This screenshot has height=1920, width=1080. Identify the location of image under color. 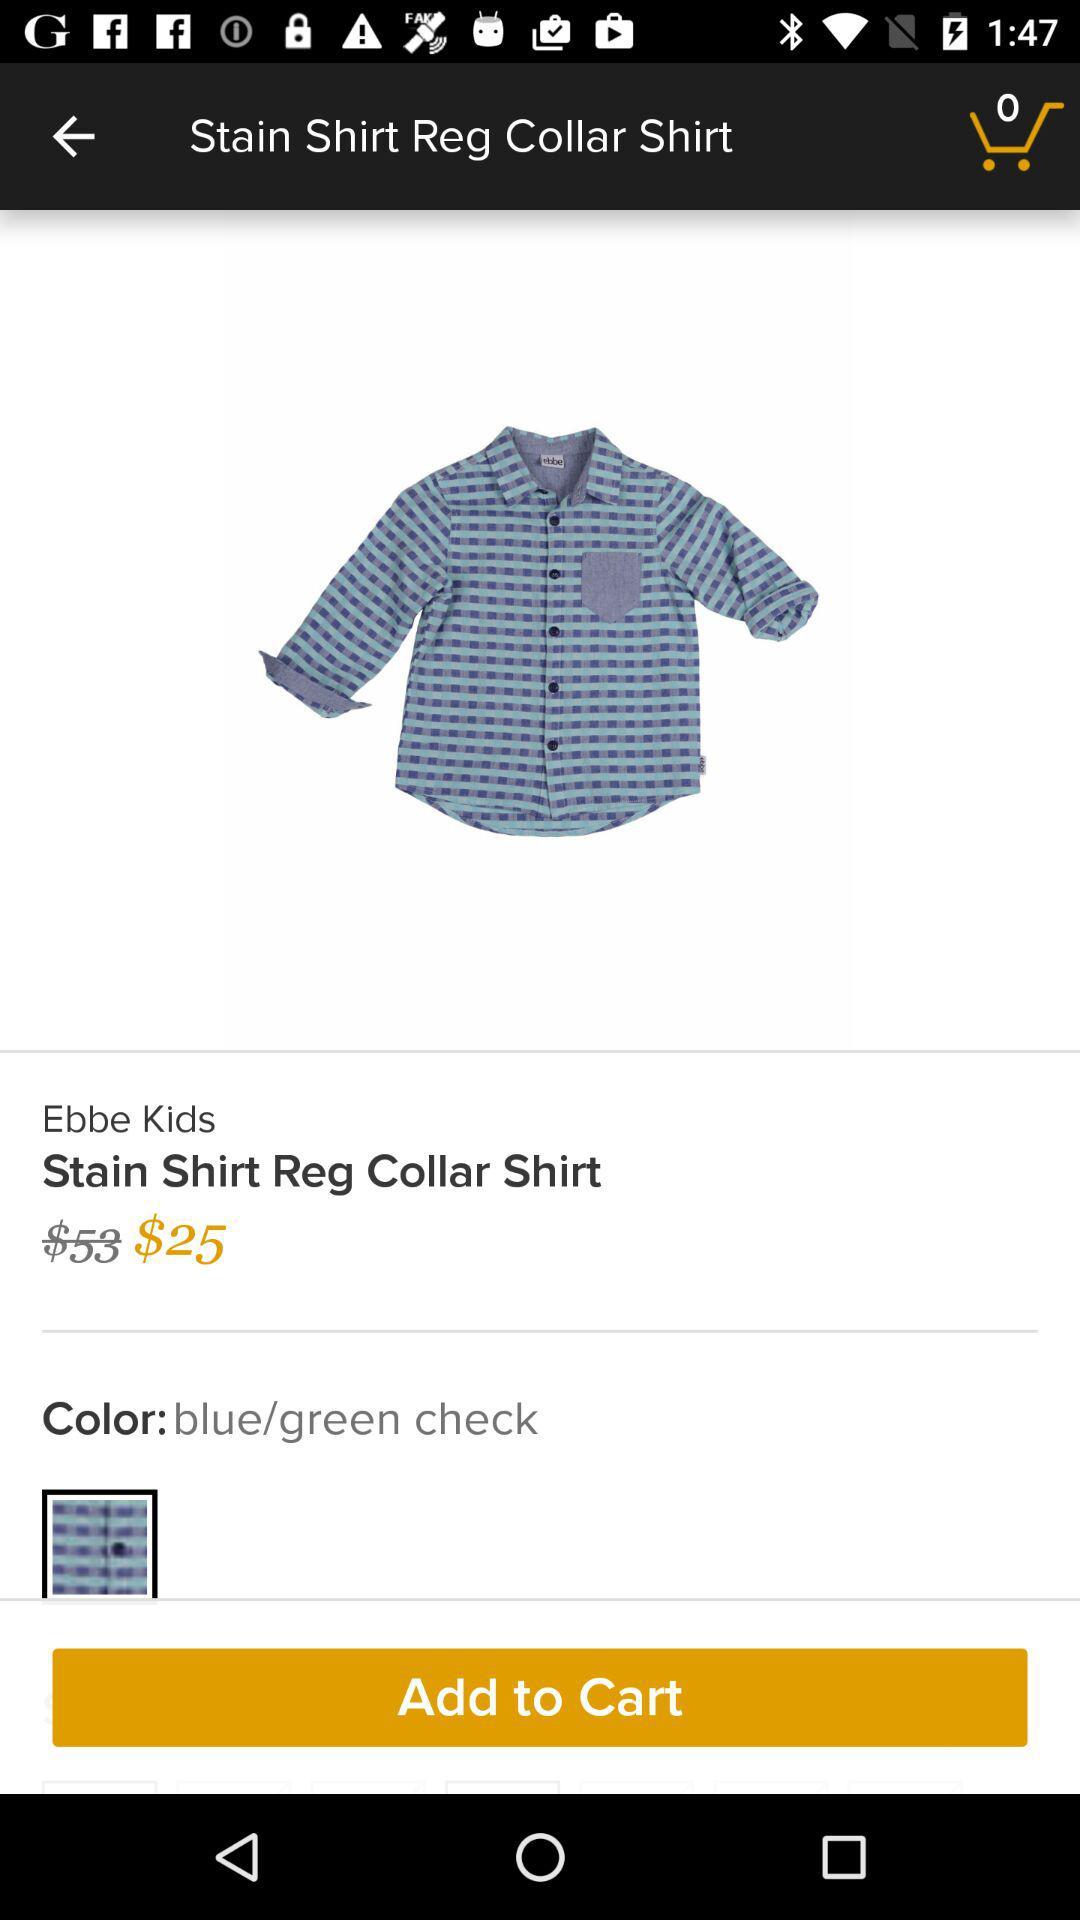
(100, 1546).